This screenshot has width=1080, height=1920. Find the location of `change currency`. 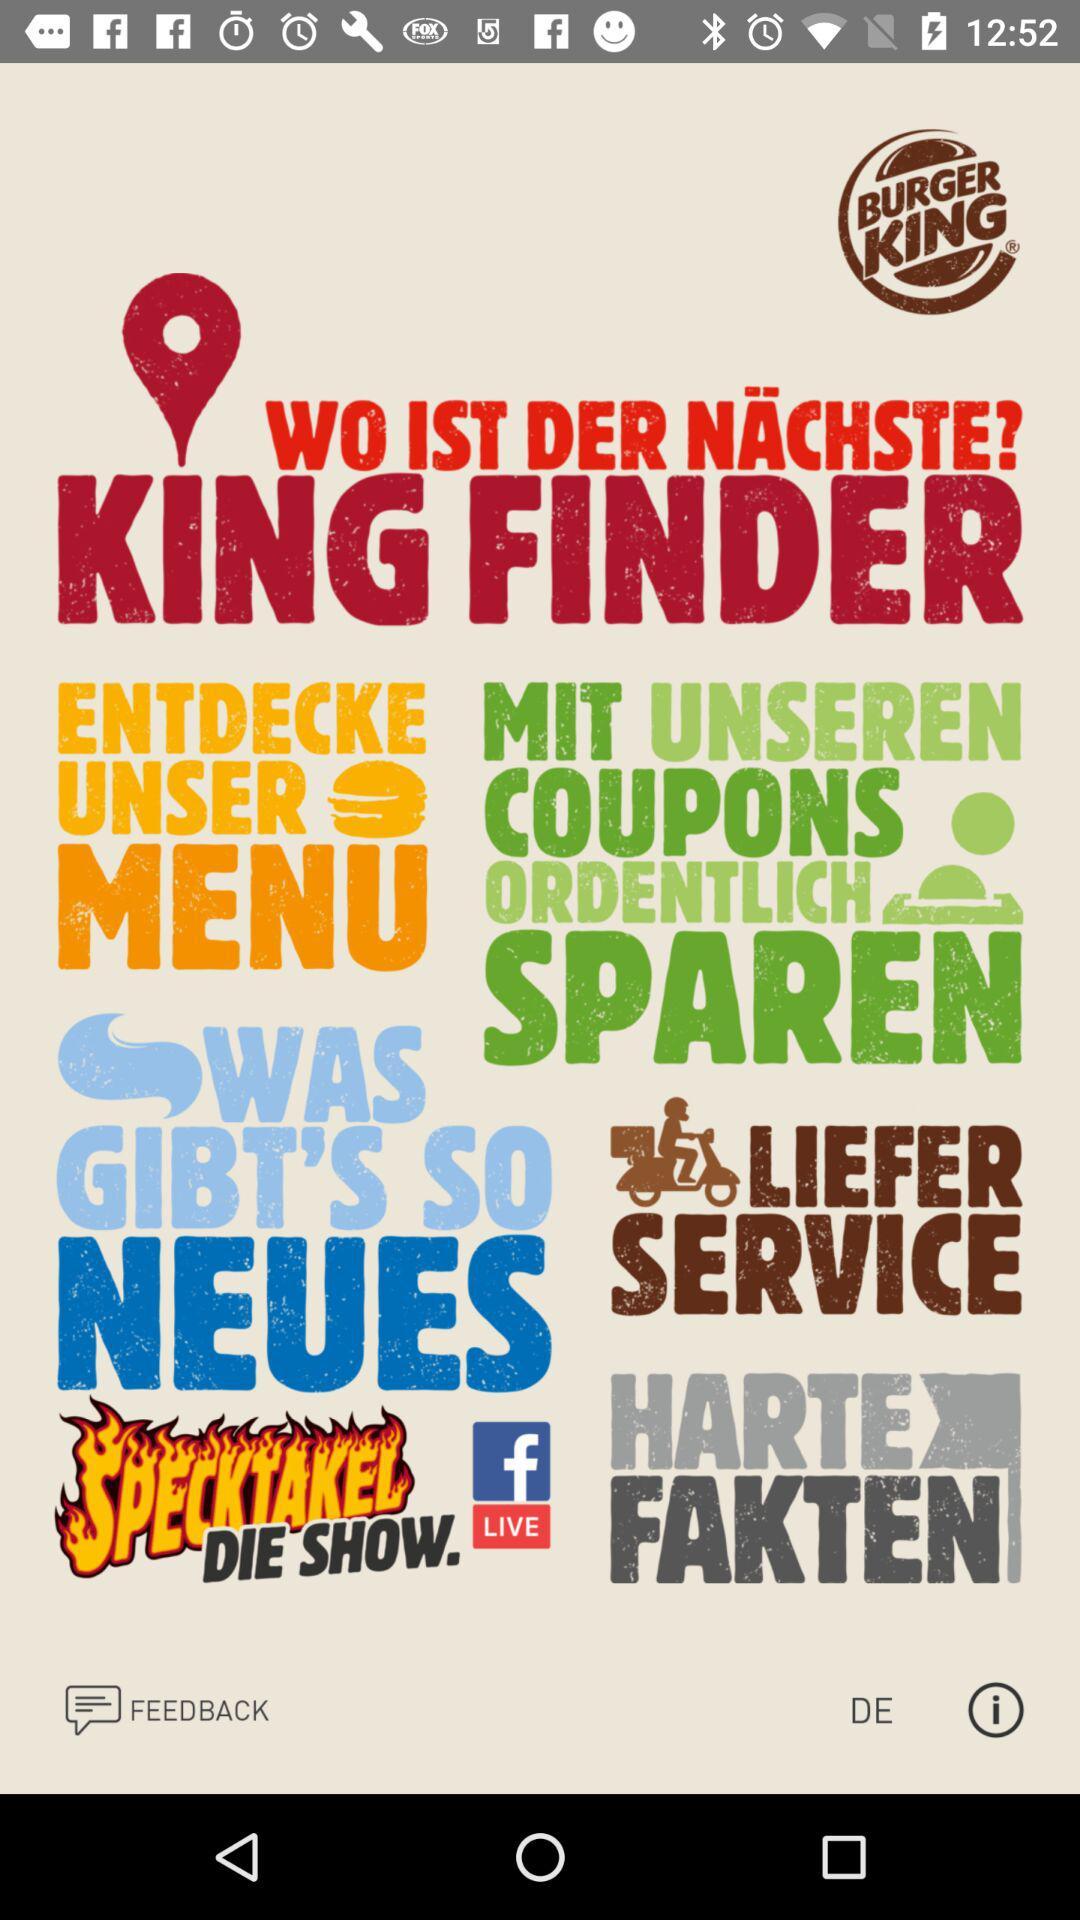

change currency is located at coordinates (890, 1708).